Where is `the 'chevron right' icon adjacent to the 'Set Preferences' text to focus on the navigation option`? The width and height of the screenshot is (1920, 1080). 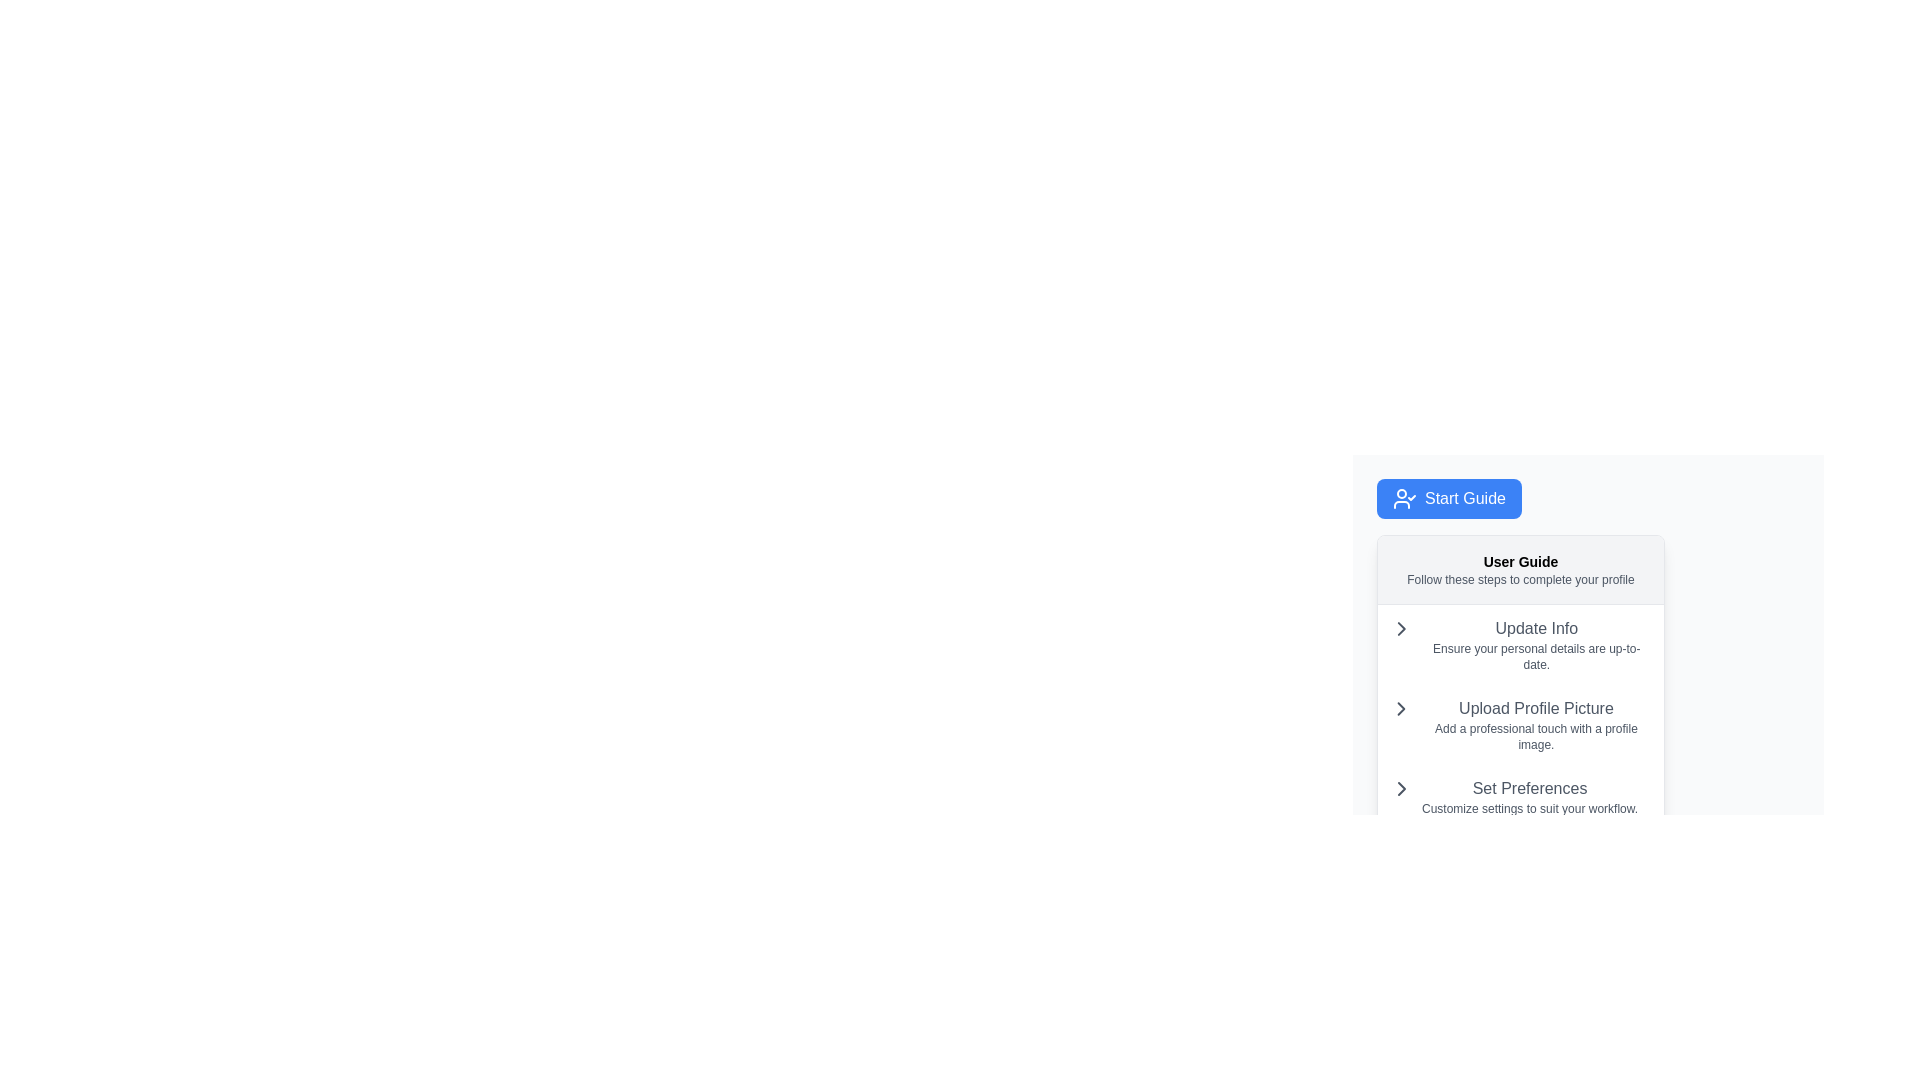
the 'chevron right' icon adjacent to the 'Set Preferences' text to focus on the navigation option is located at coordinates (1400, 788).